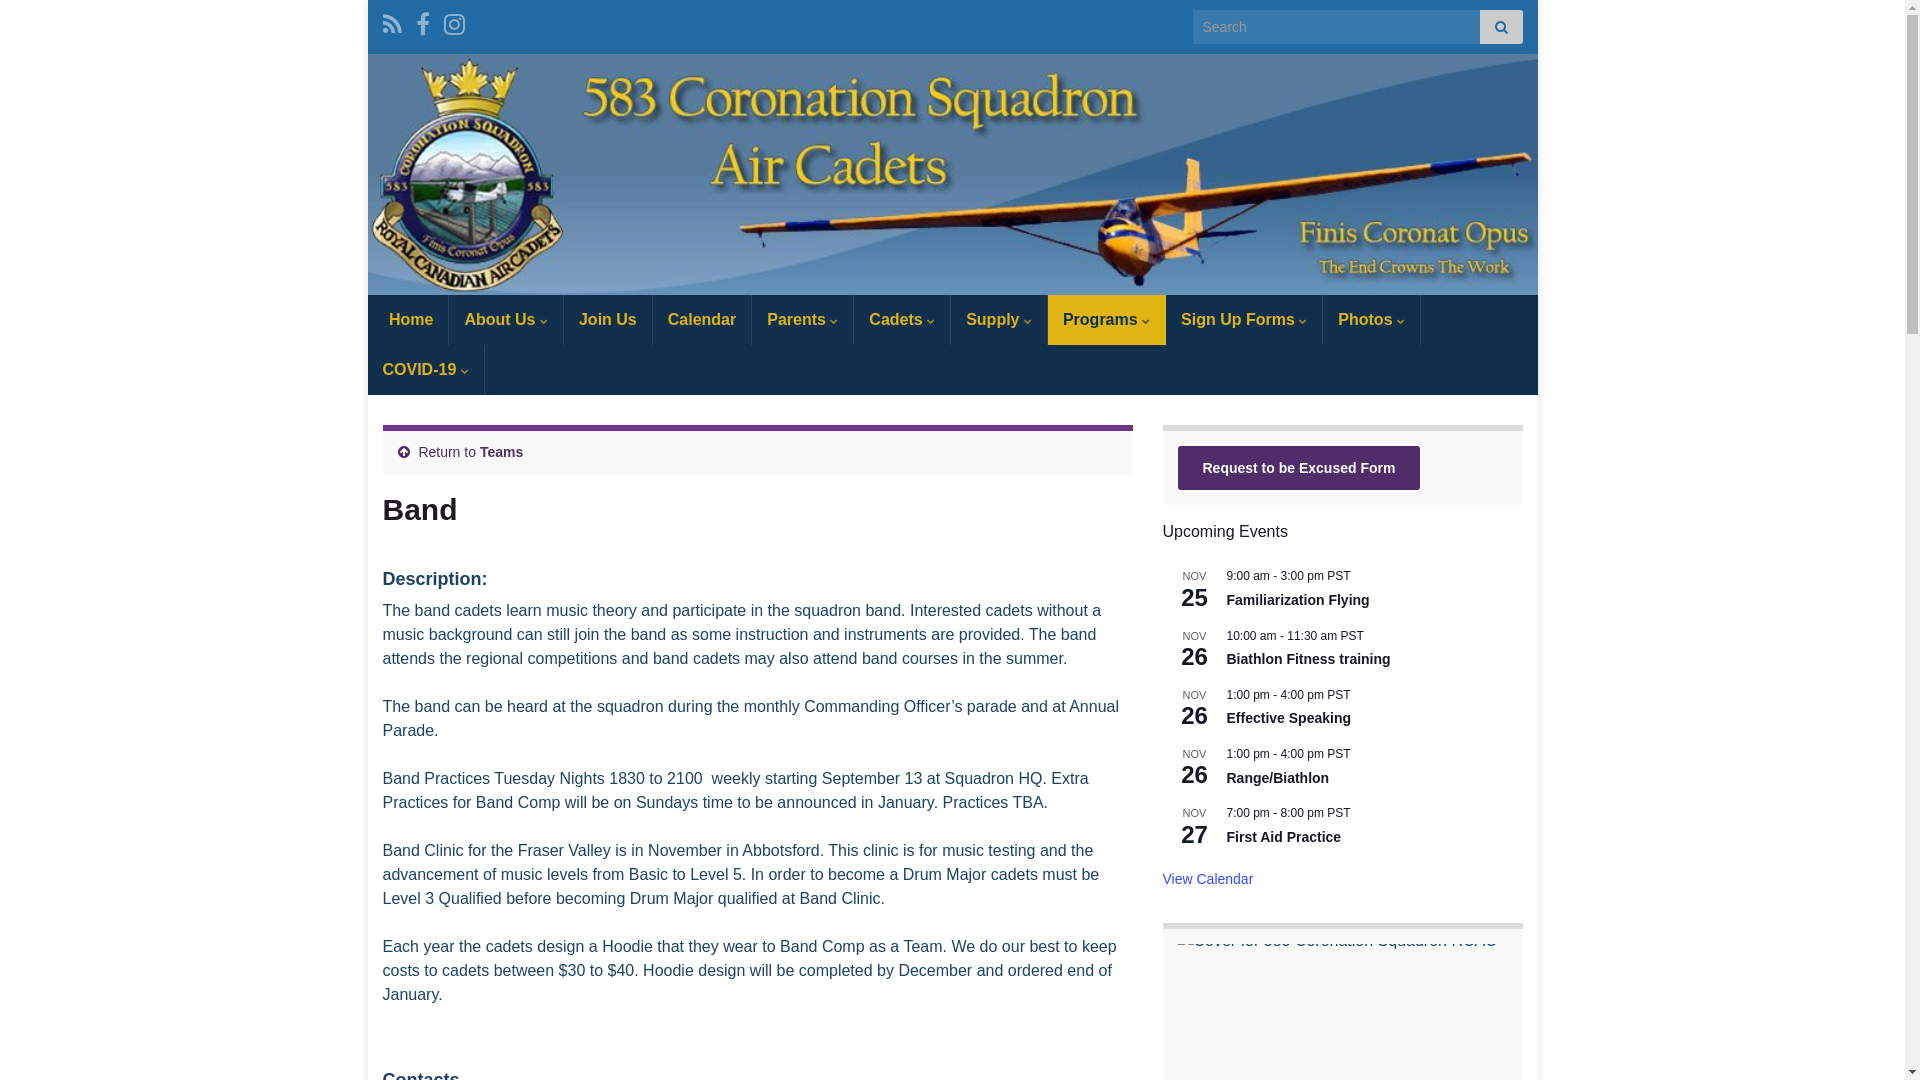 The image size is (1920, 1080). Describe the element at coordinates (443, 21) in the screenshot. I see `'Instagram'` at that location.